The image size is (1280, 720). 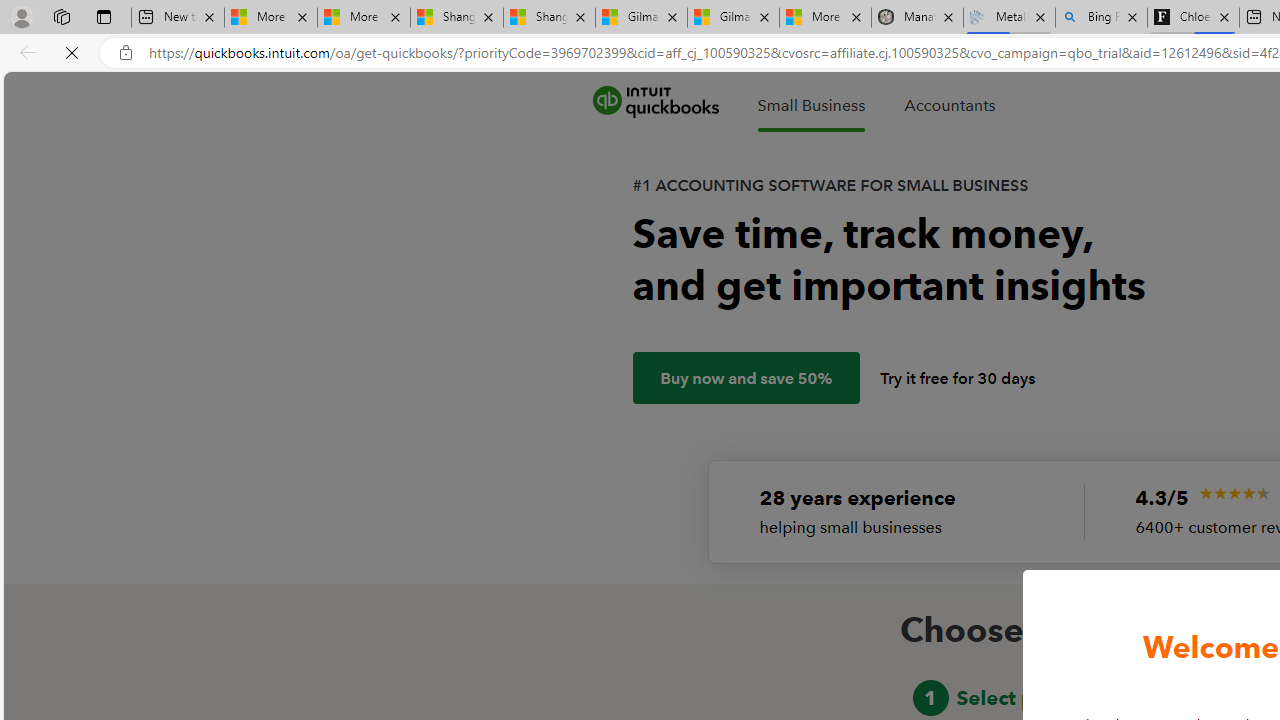 What do you see at coordinates (948, 105) in the screenshot?
I see `'Accountants'` at bounding box center [948, 105].